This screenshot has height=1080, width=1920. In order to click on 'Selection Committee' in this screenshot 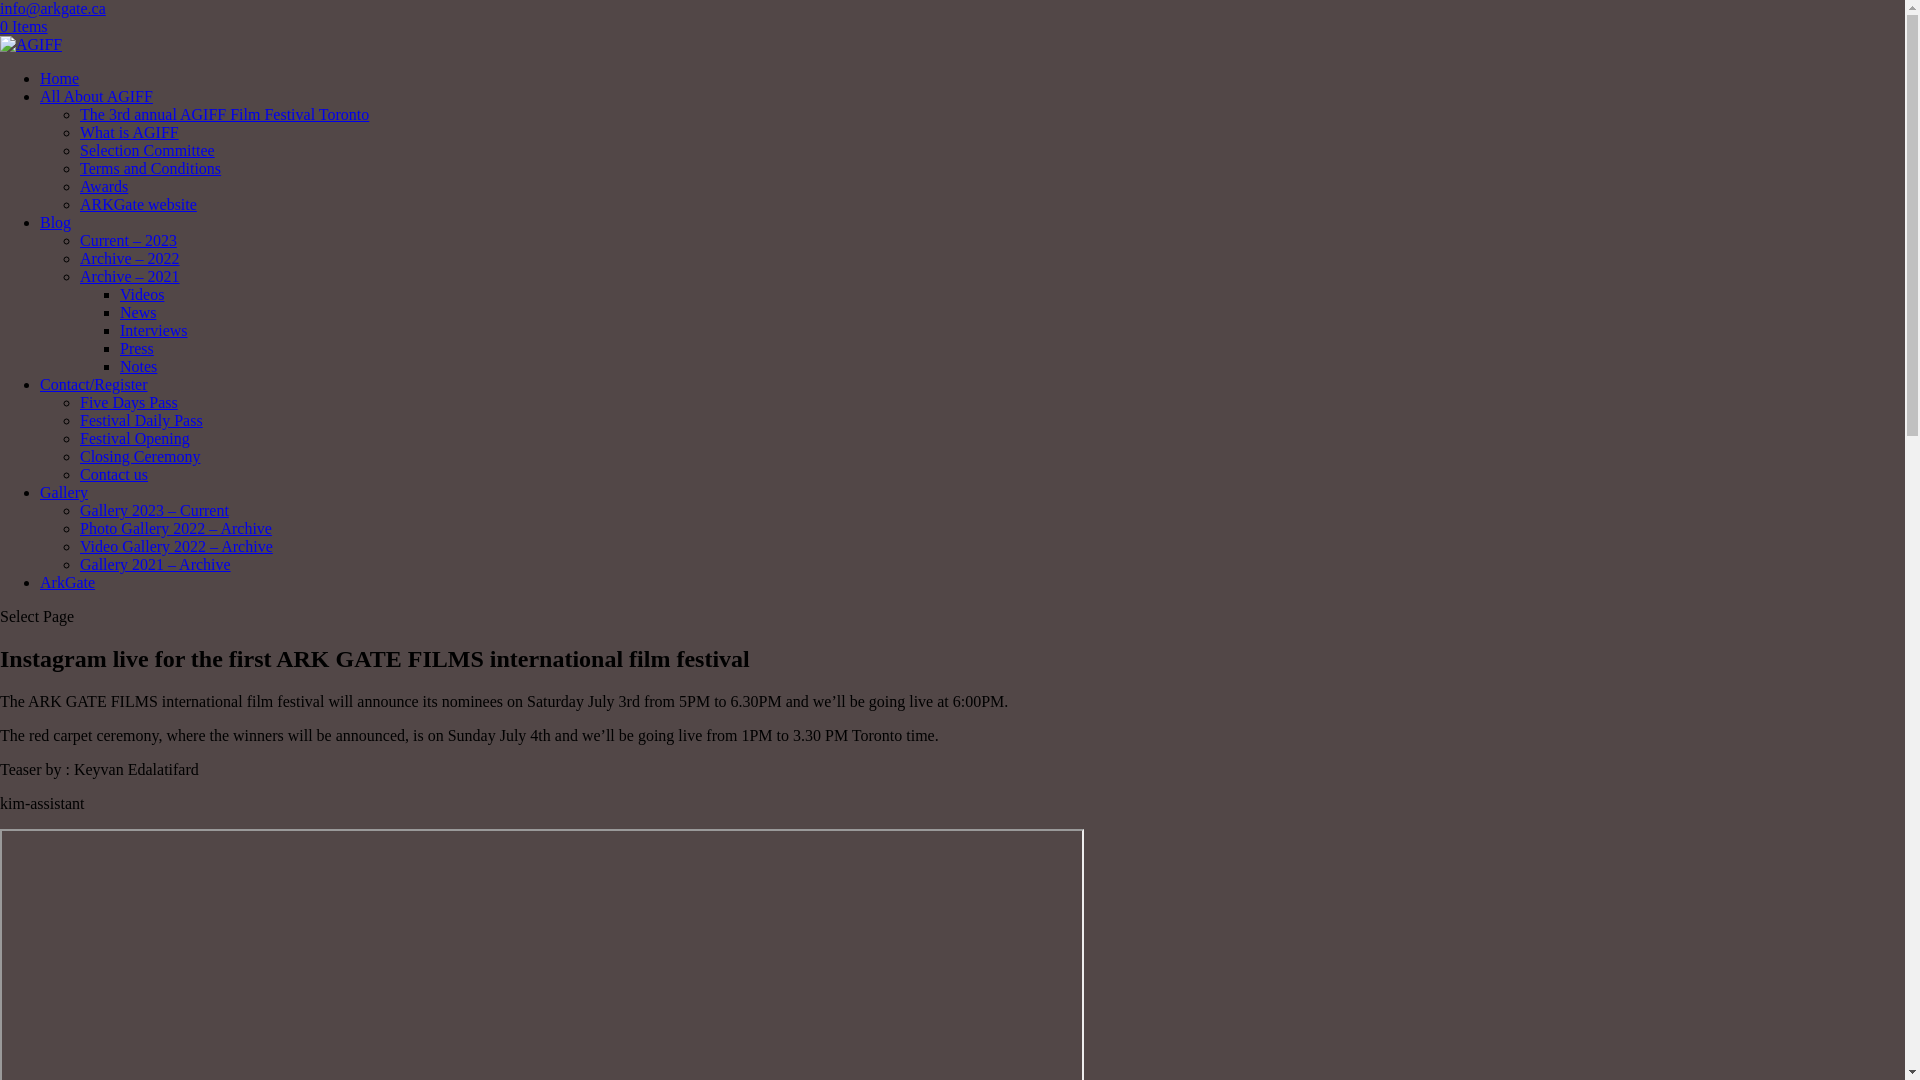, I will do `click(146, 149)`.